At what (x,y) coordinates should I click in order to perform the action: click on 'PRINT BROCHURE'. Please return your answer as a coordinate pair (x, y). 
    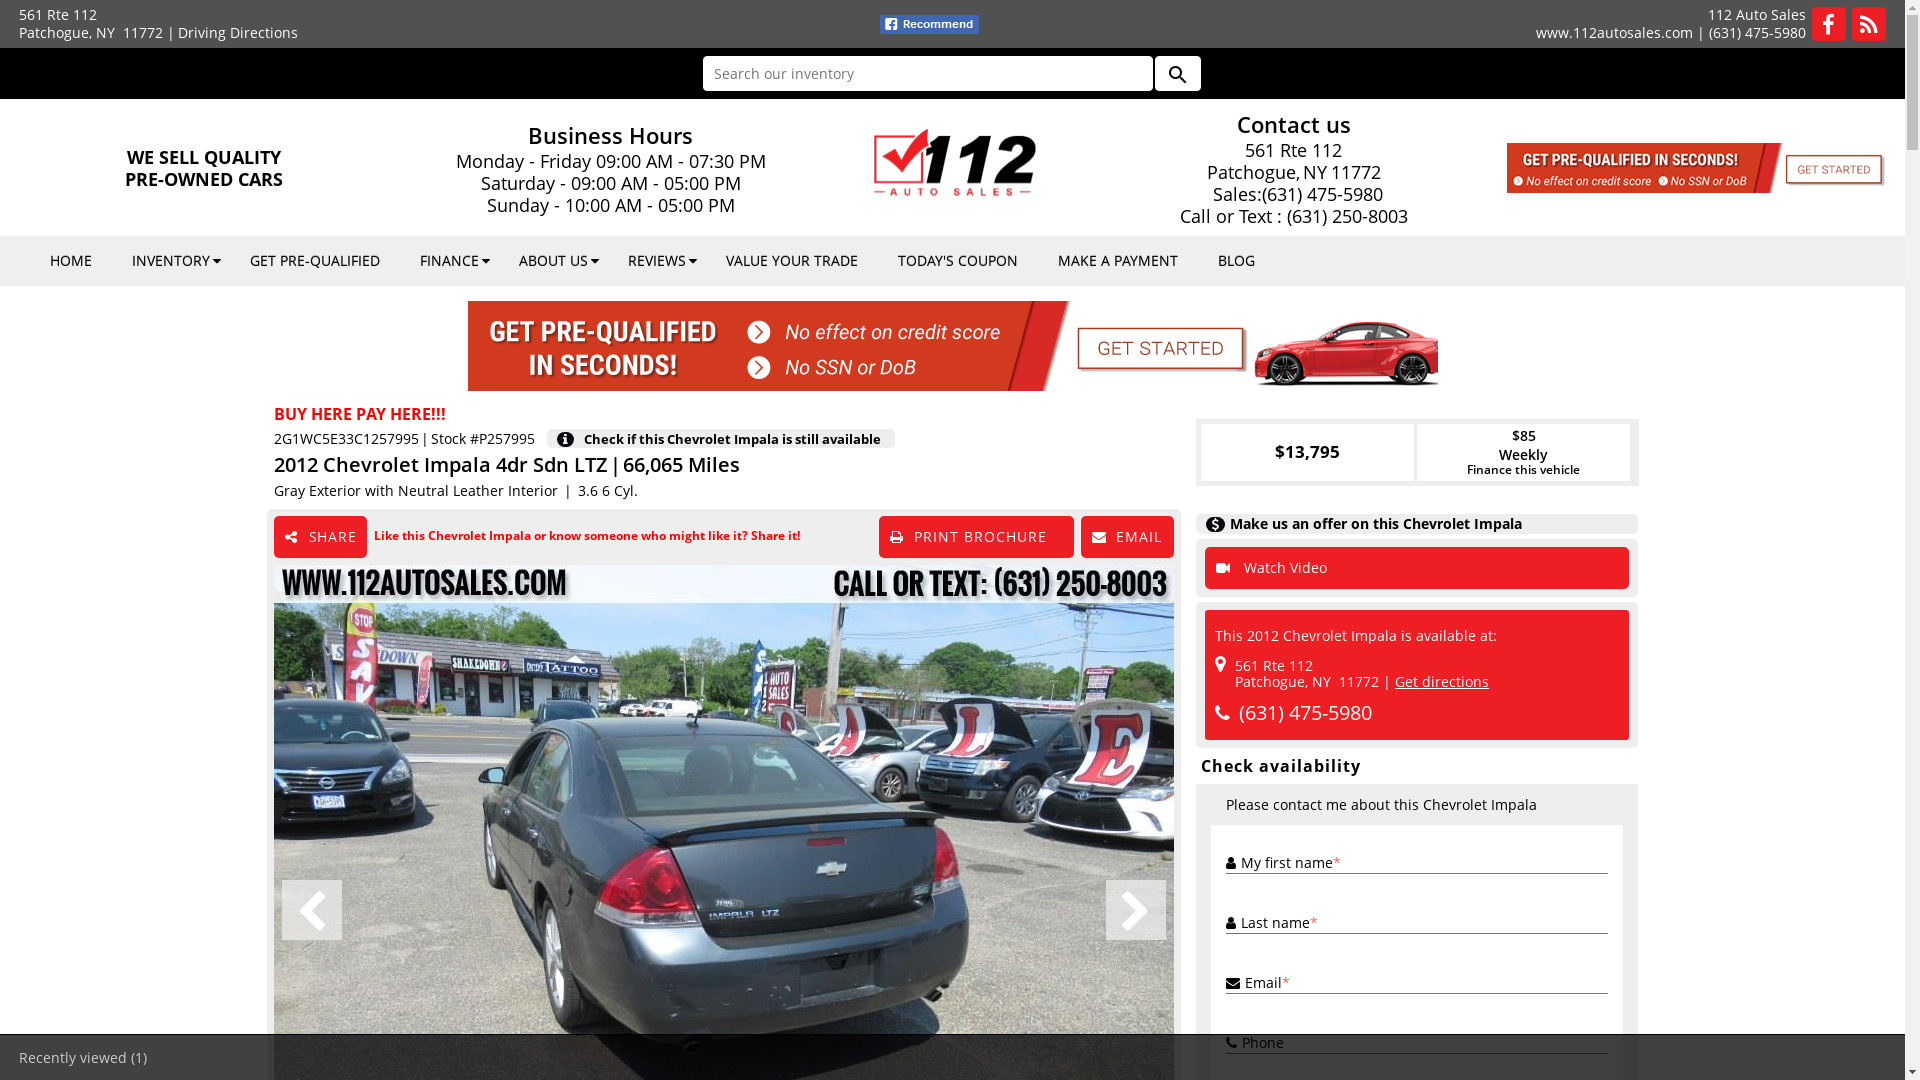
    Looking at the image, I should click on (976, 535).